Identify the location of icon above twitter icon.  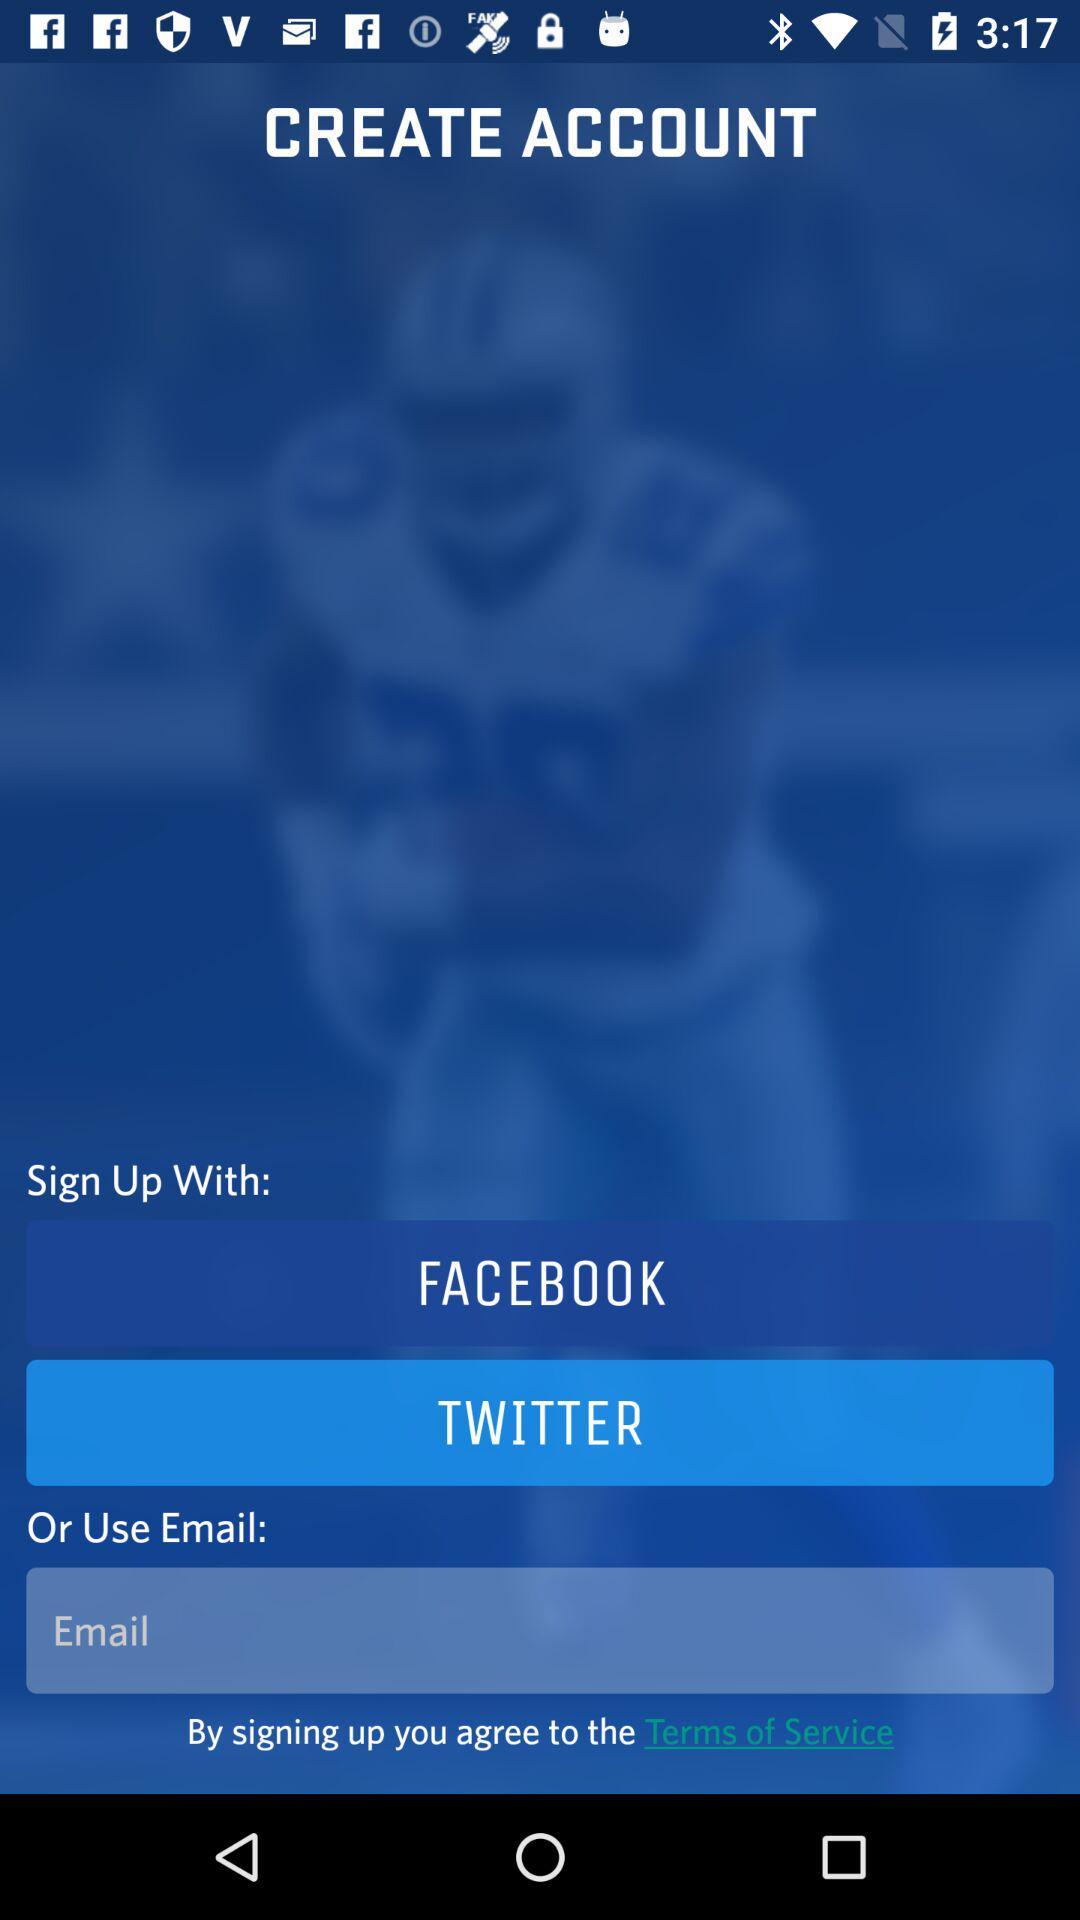
(540, 1283).